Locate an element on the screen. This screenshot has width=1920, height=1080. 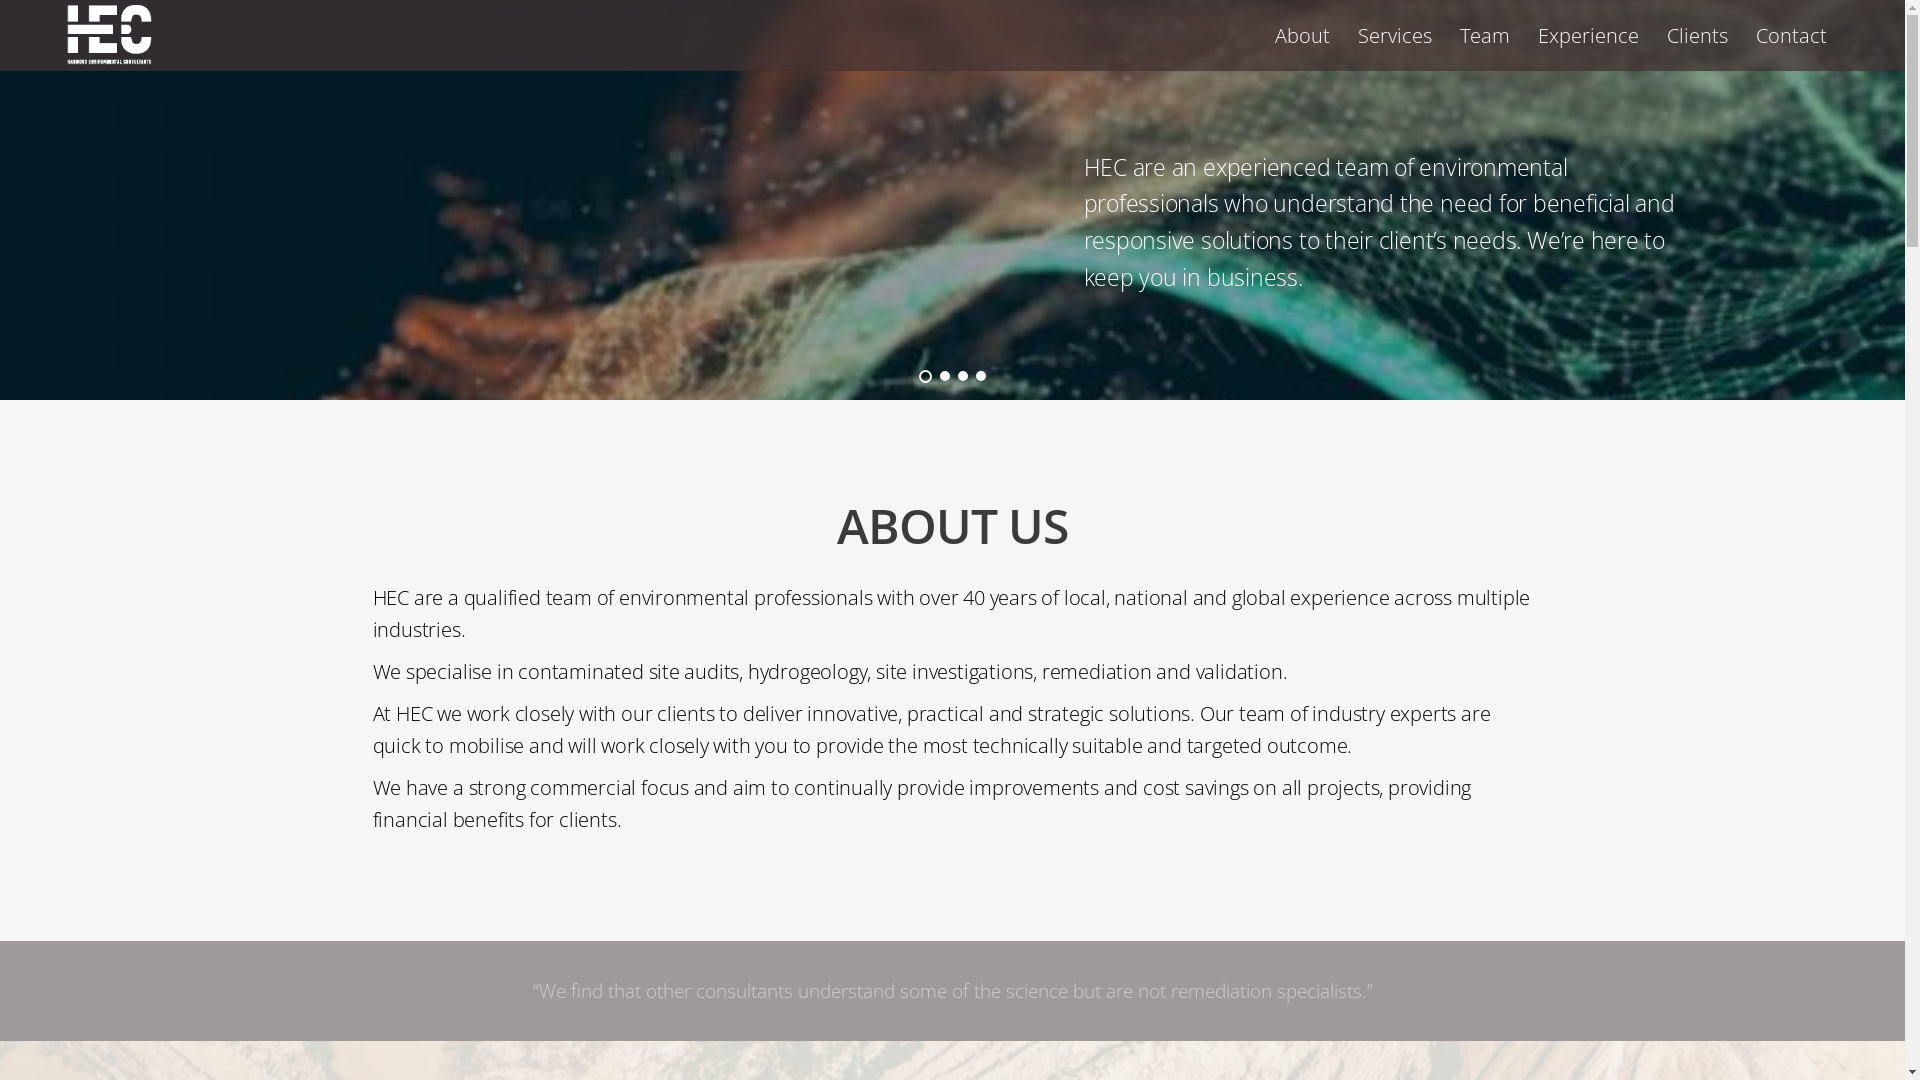
'About' is located at coordinates (1261, 35).